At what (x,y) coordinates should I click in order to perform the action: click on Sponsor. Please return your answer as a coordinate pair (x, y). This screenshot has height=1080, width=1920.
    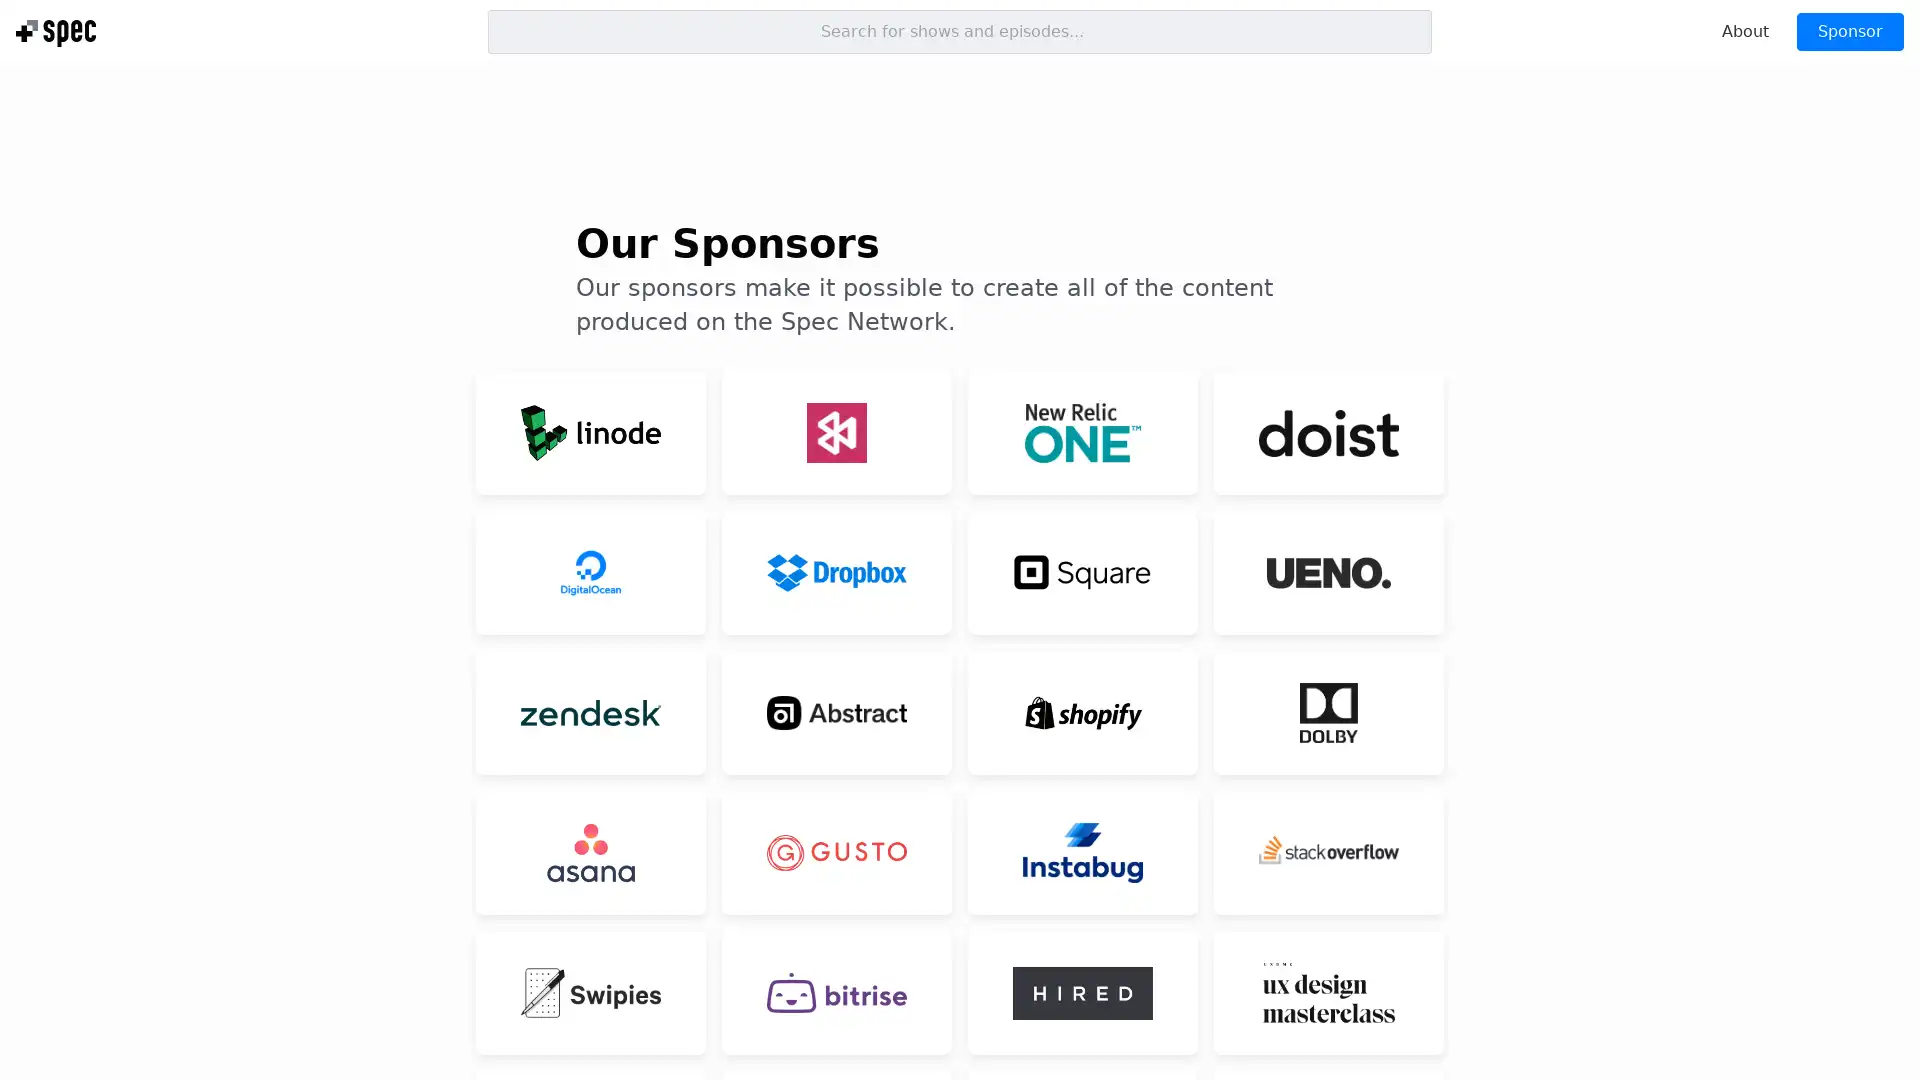
    Looking at the image, I should click on (1849, 38).